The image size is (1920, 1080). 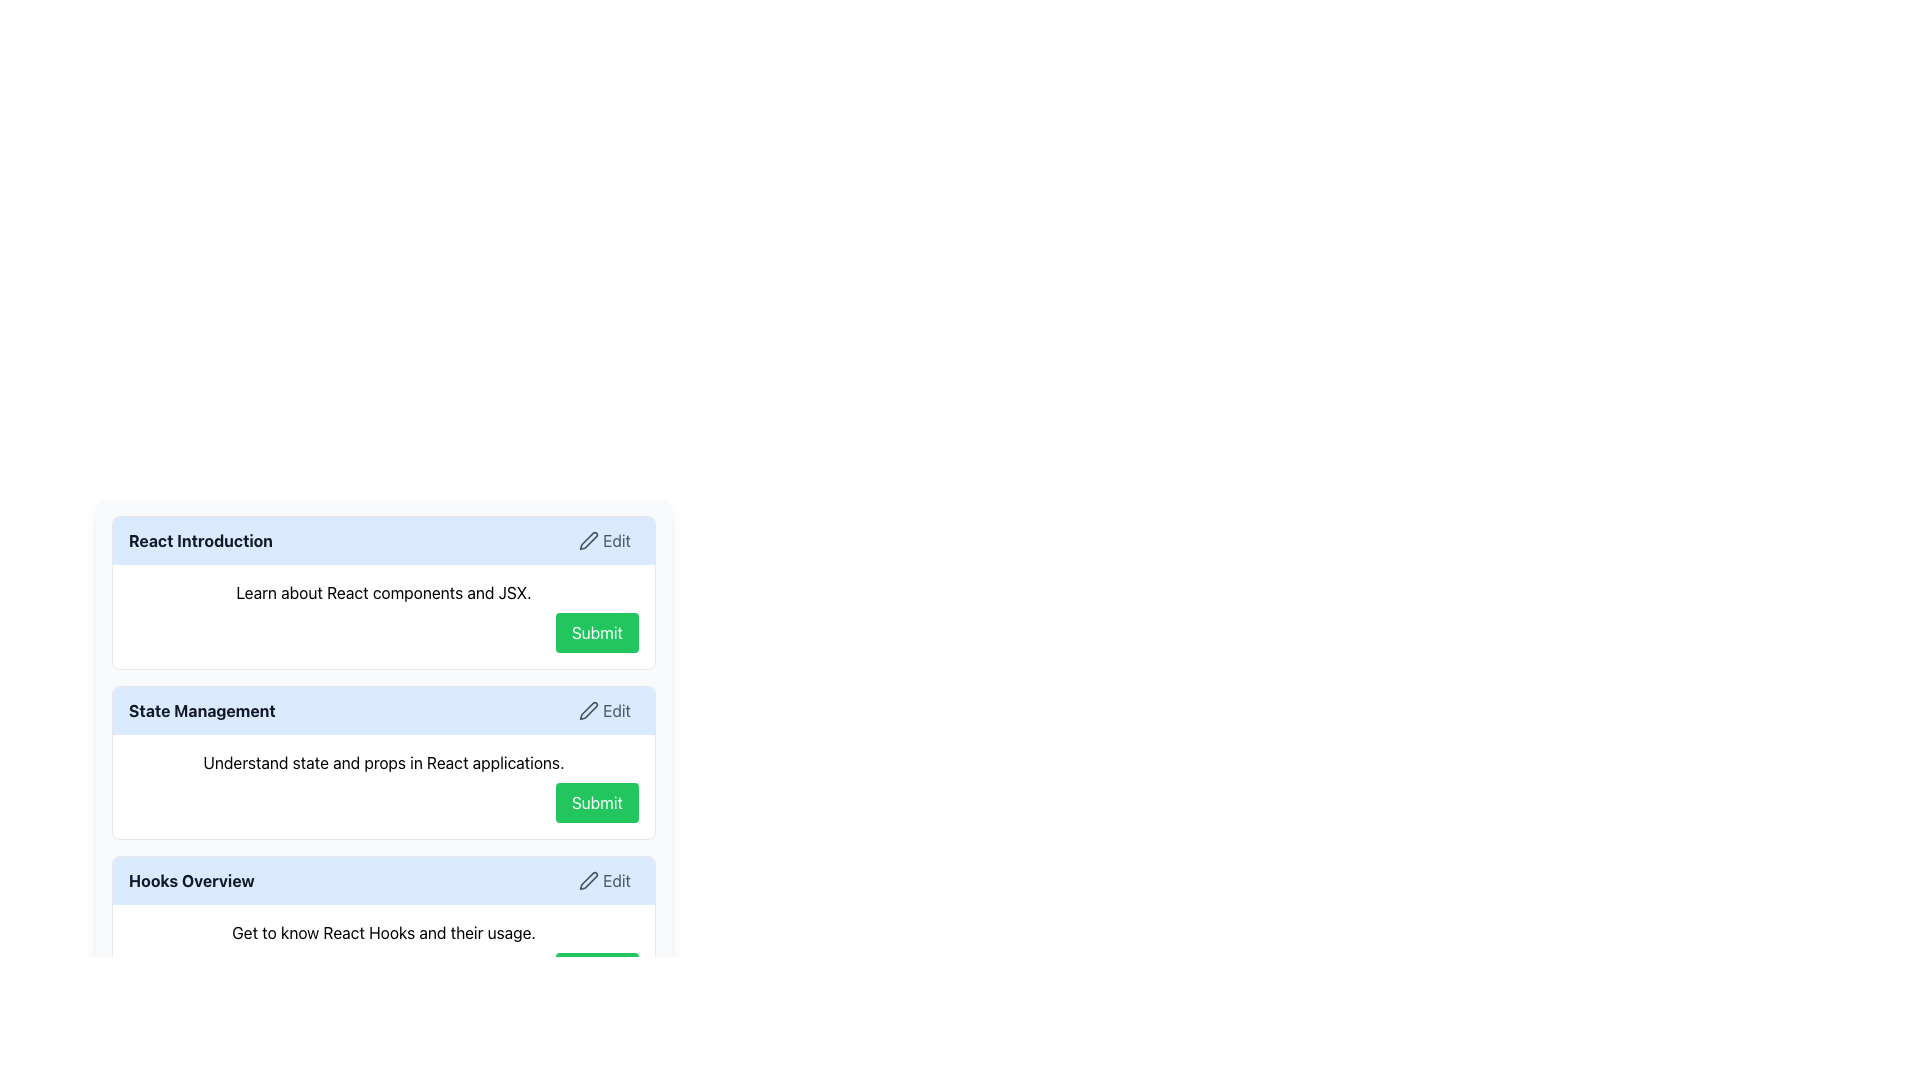 I want to click on the text label displaying 'Learn about React components and JSX.' which is positioned below the 'React Introduction' header and above the 'Submit' button, so click(x=384, y=592).